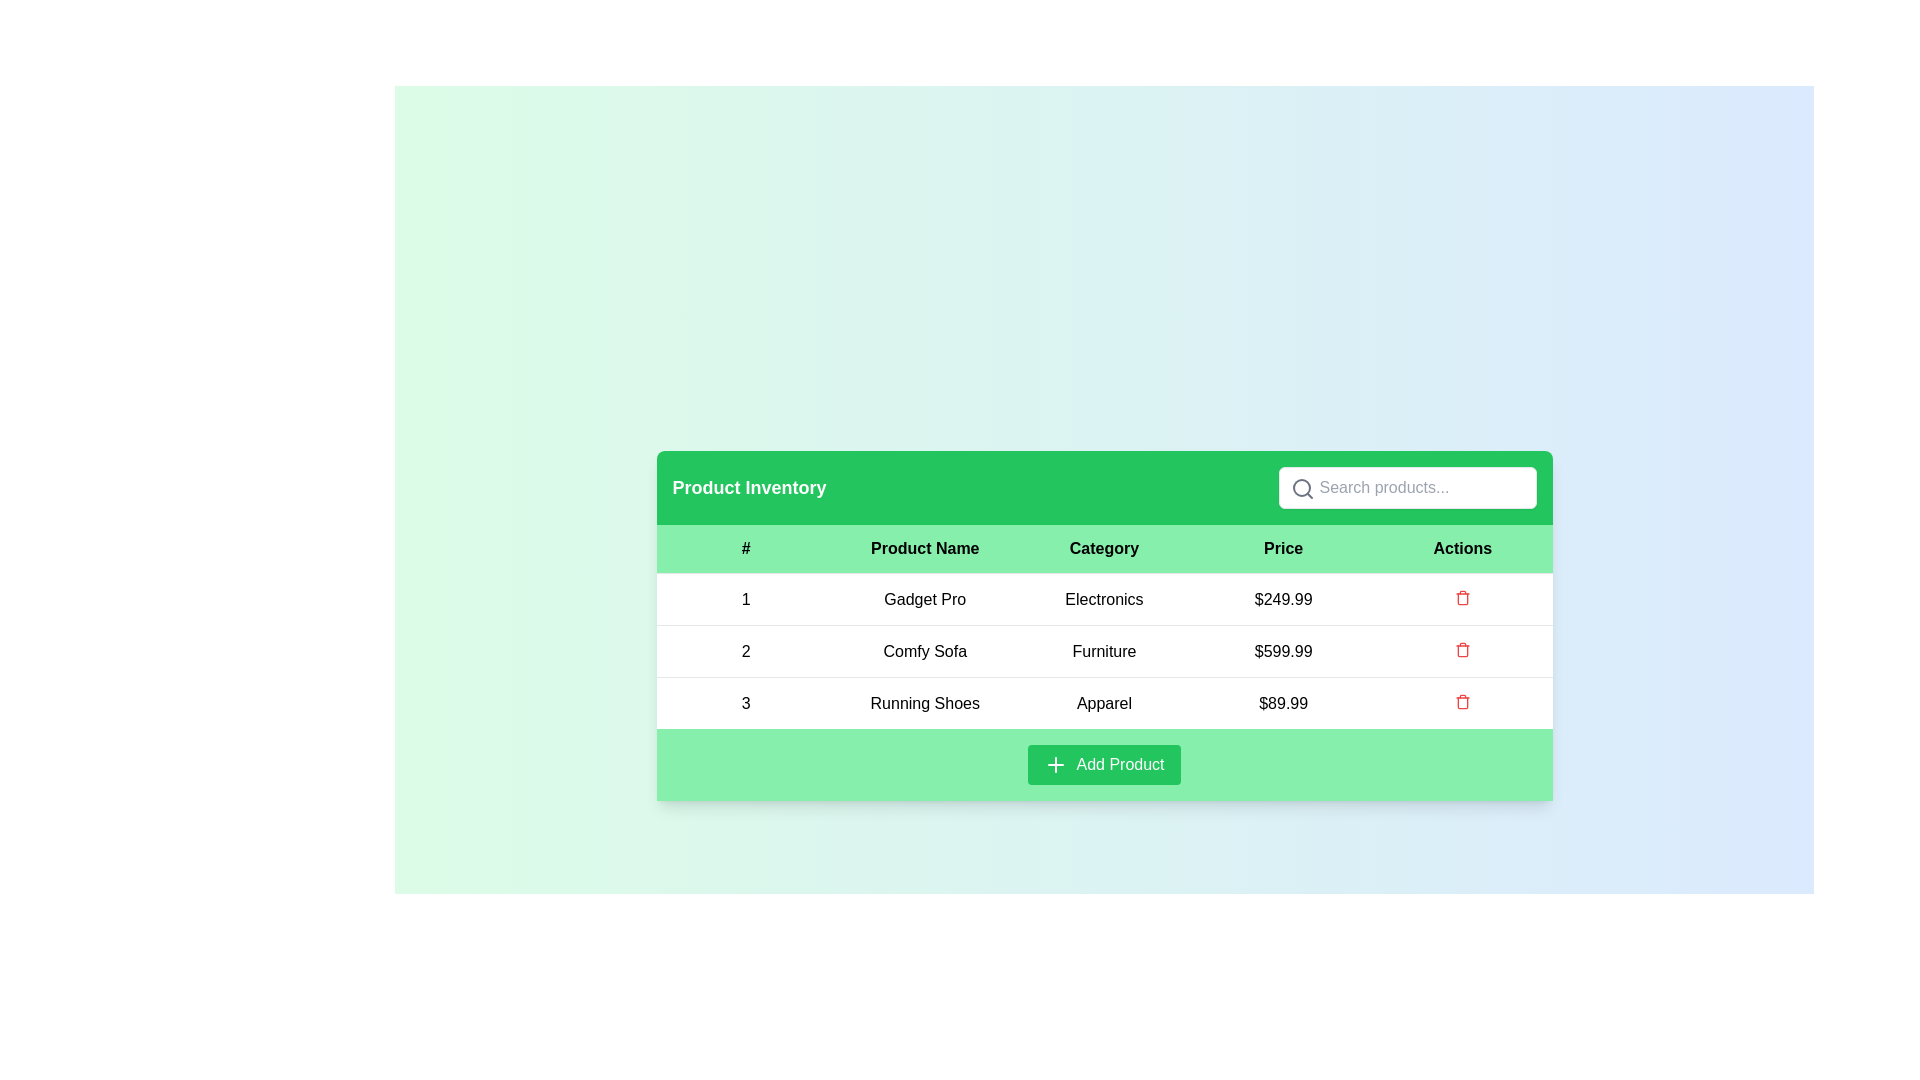 This screenshot has height=1080, width=1920. What do you see at coordinates (1462, 701) in the screenshot?
I see `the delete icon button` at bounding box center [1462, 701].